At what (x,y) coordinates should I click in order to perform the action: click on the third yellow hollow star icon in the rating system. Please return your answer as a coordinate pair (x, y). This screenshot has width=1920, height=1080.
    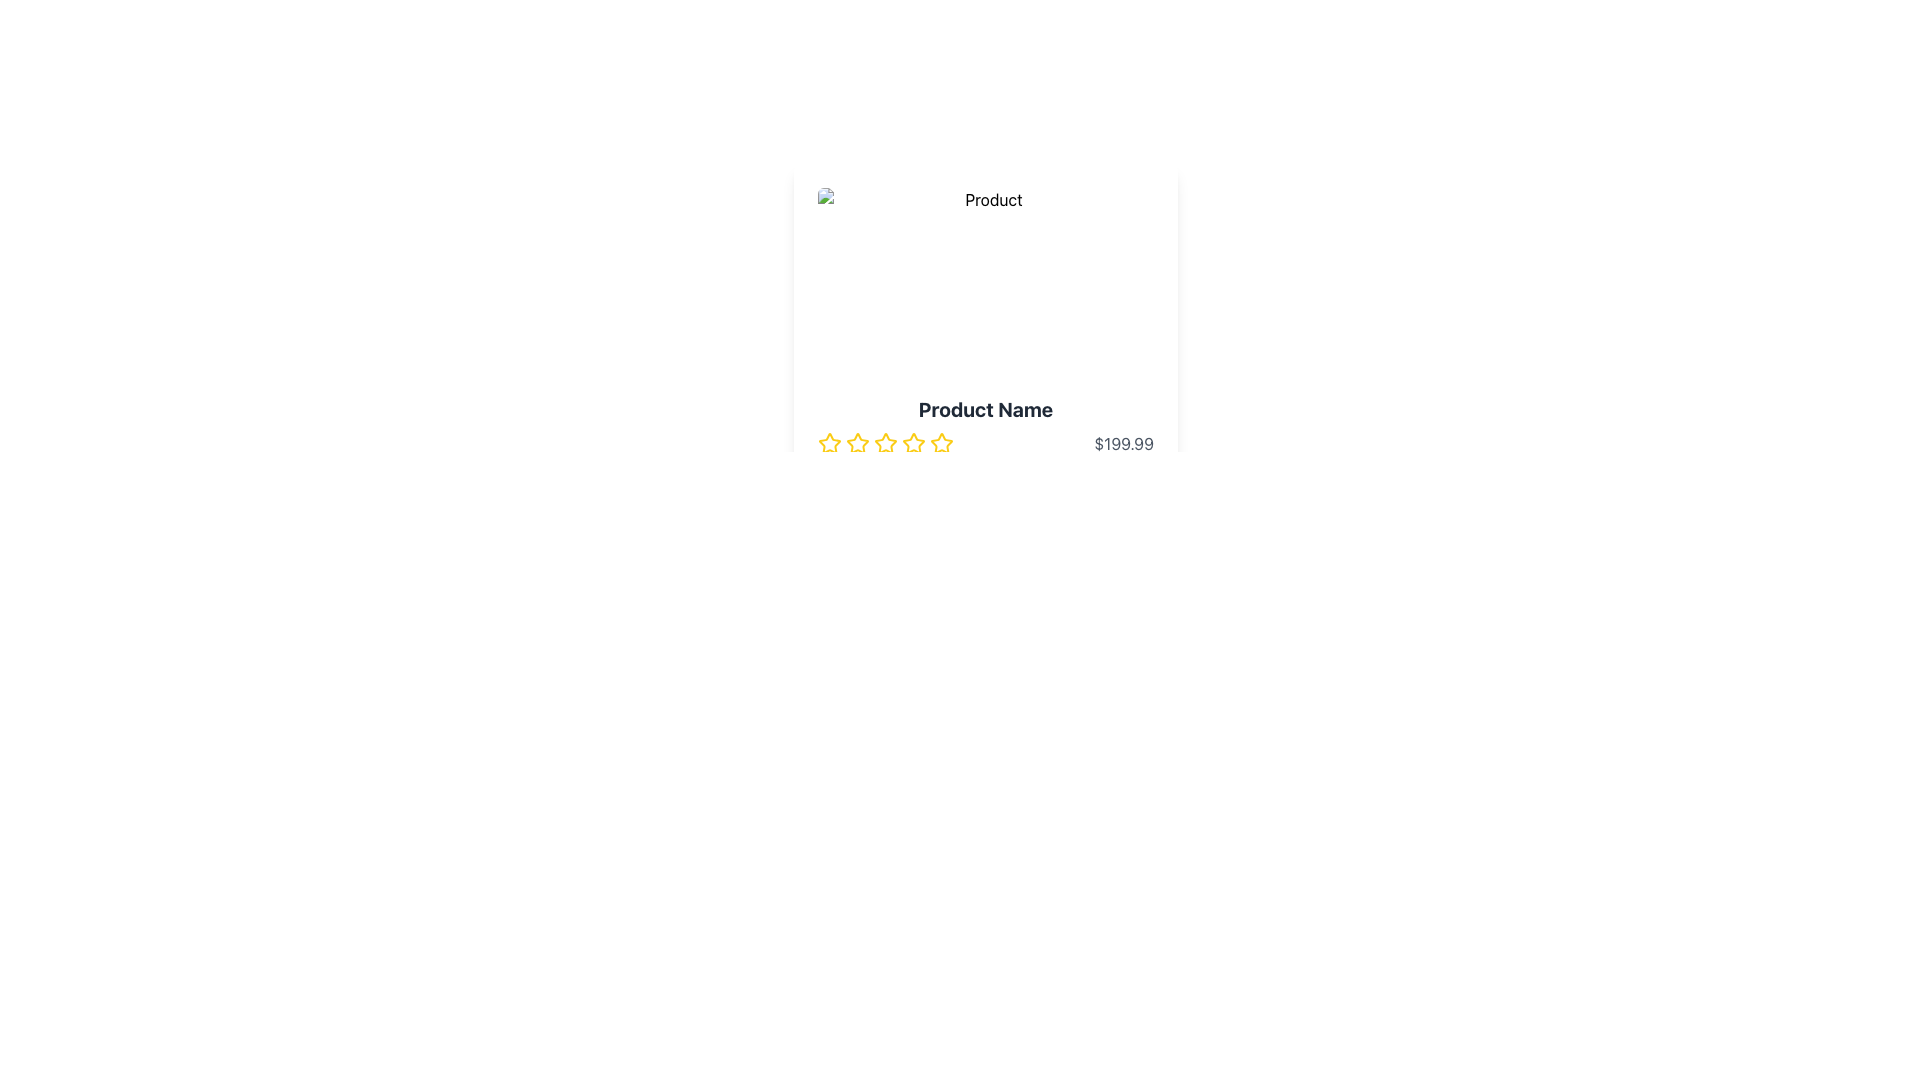
    Looking at the image, I should click on (885, 442).